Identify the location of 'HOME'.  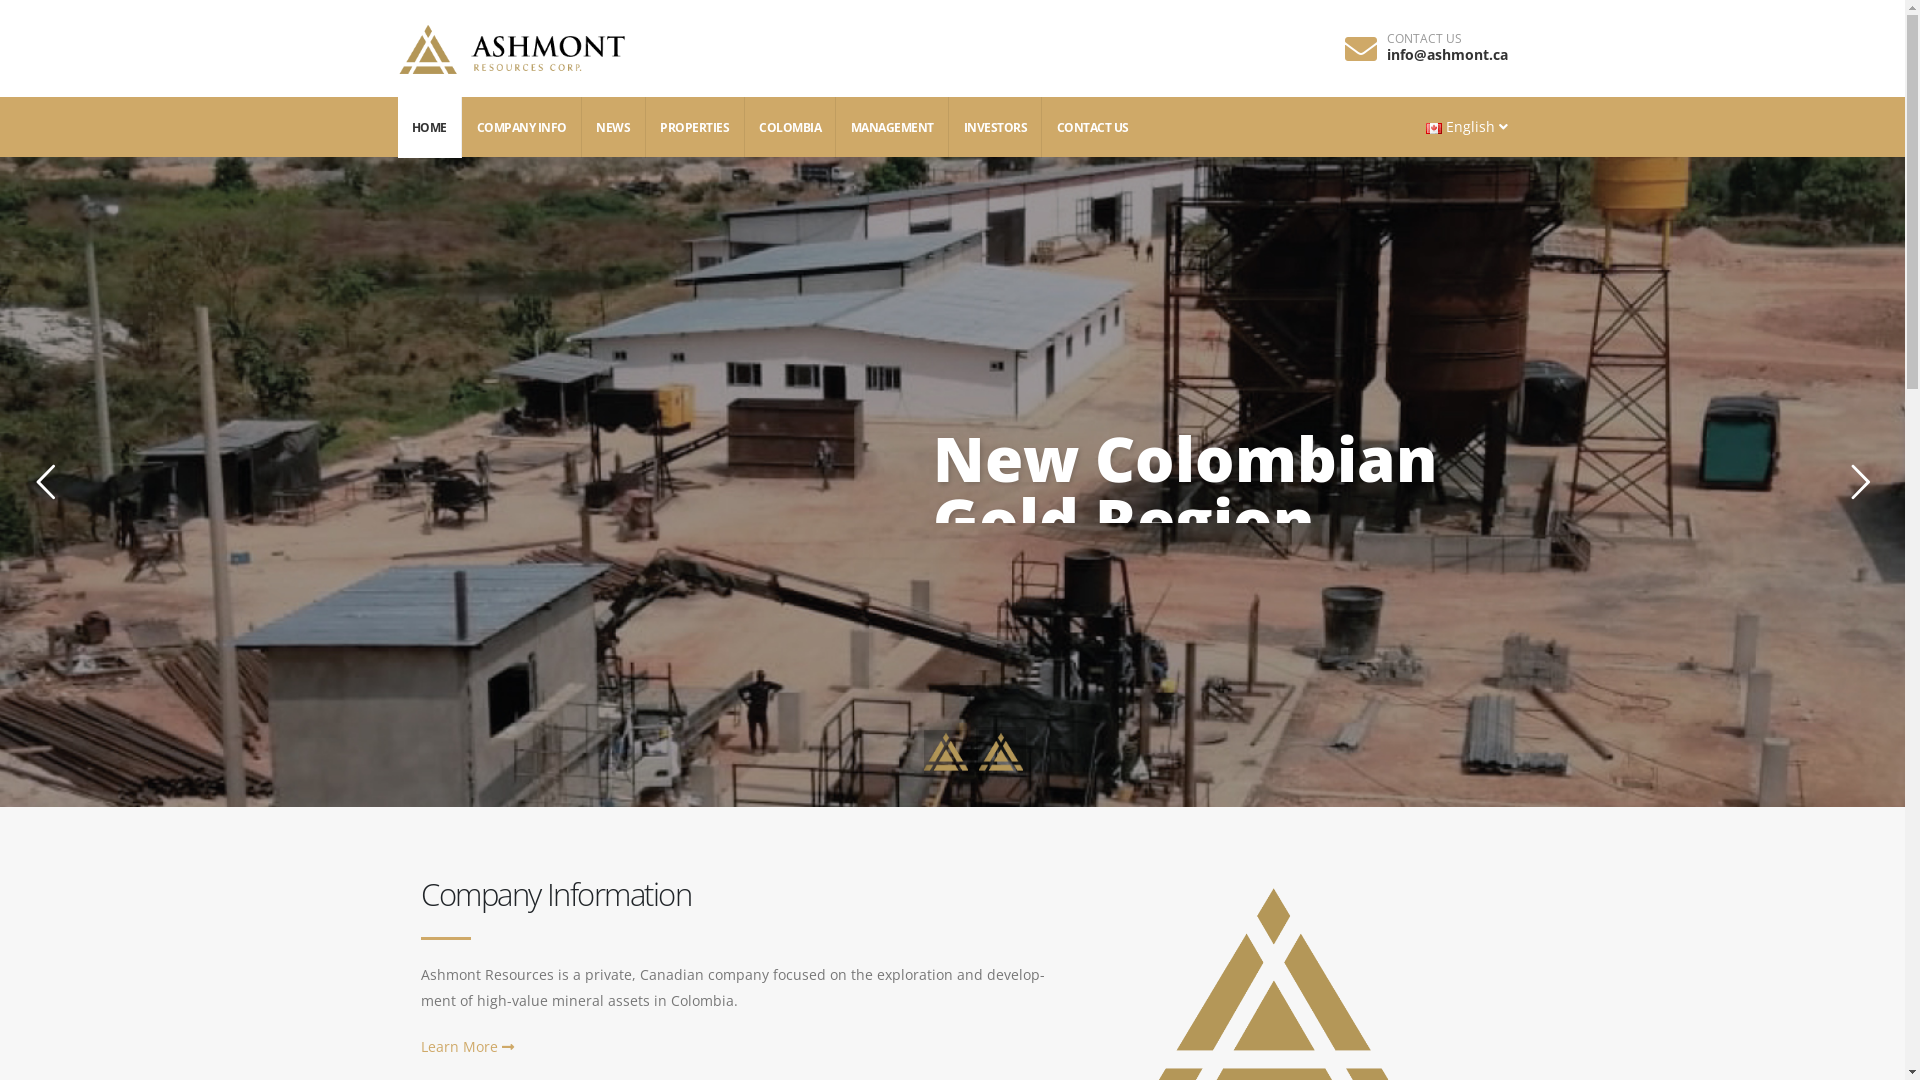
(429, 127).